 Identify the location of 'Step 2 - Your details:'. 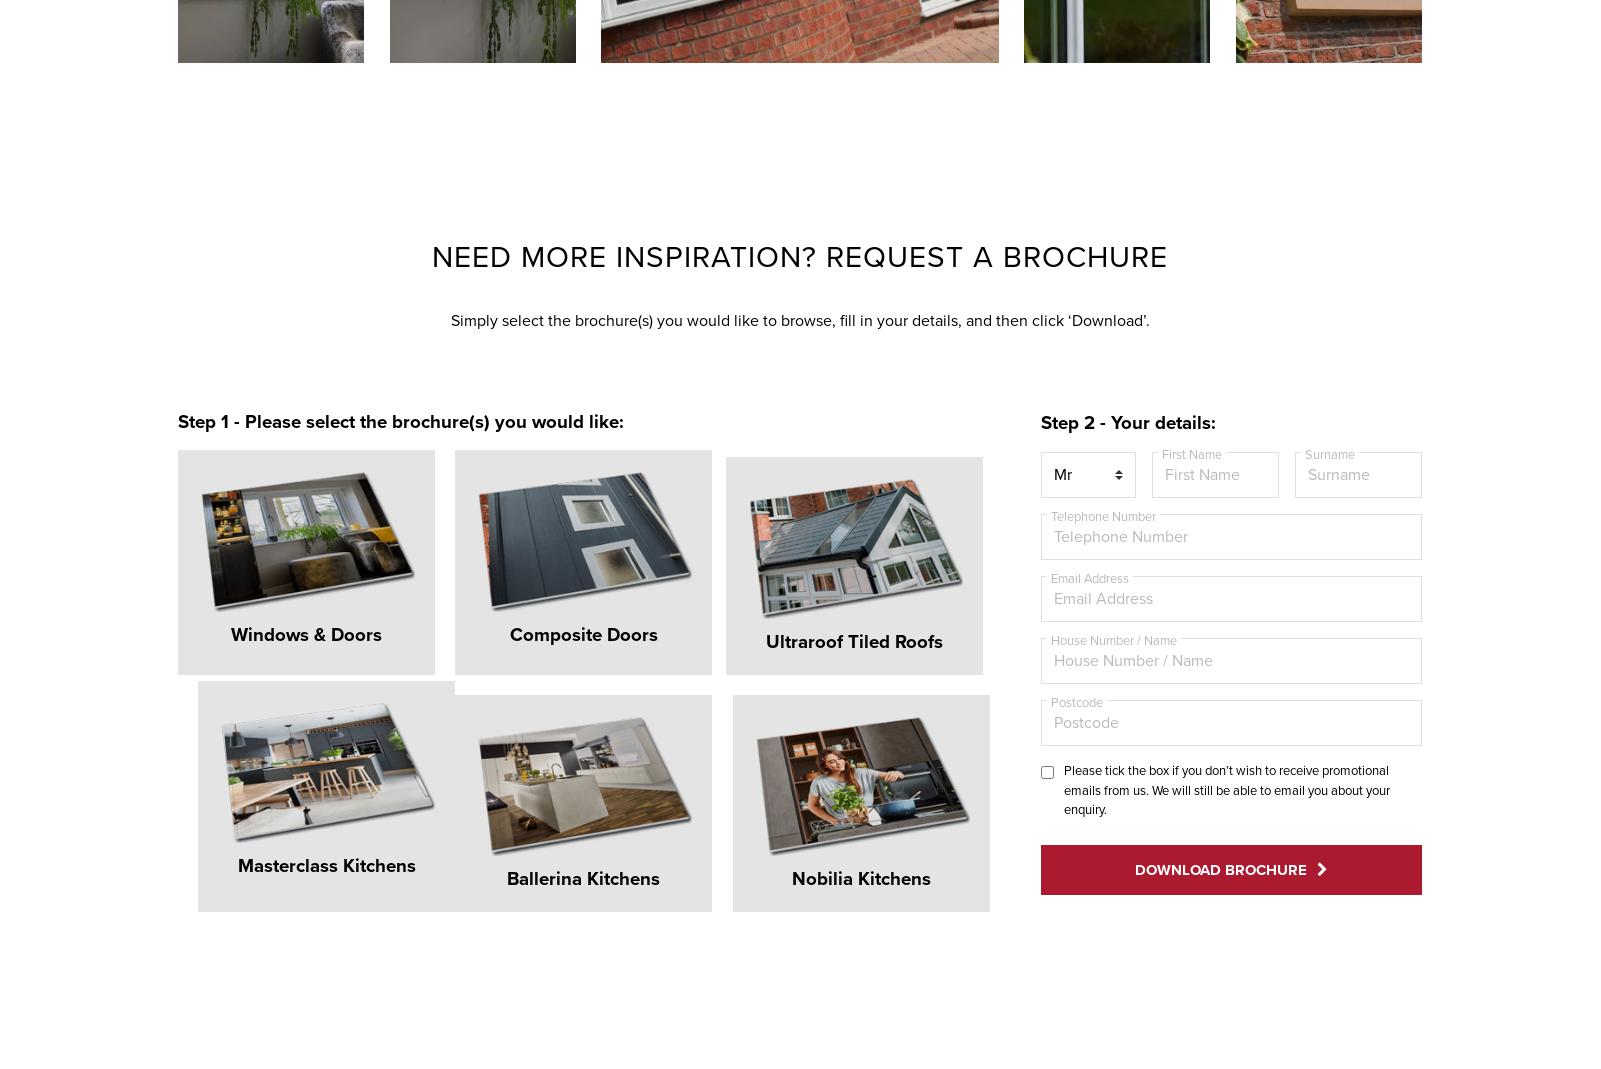
(1127, 423).